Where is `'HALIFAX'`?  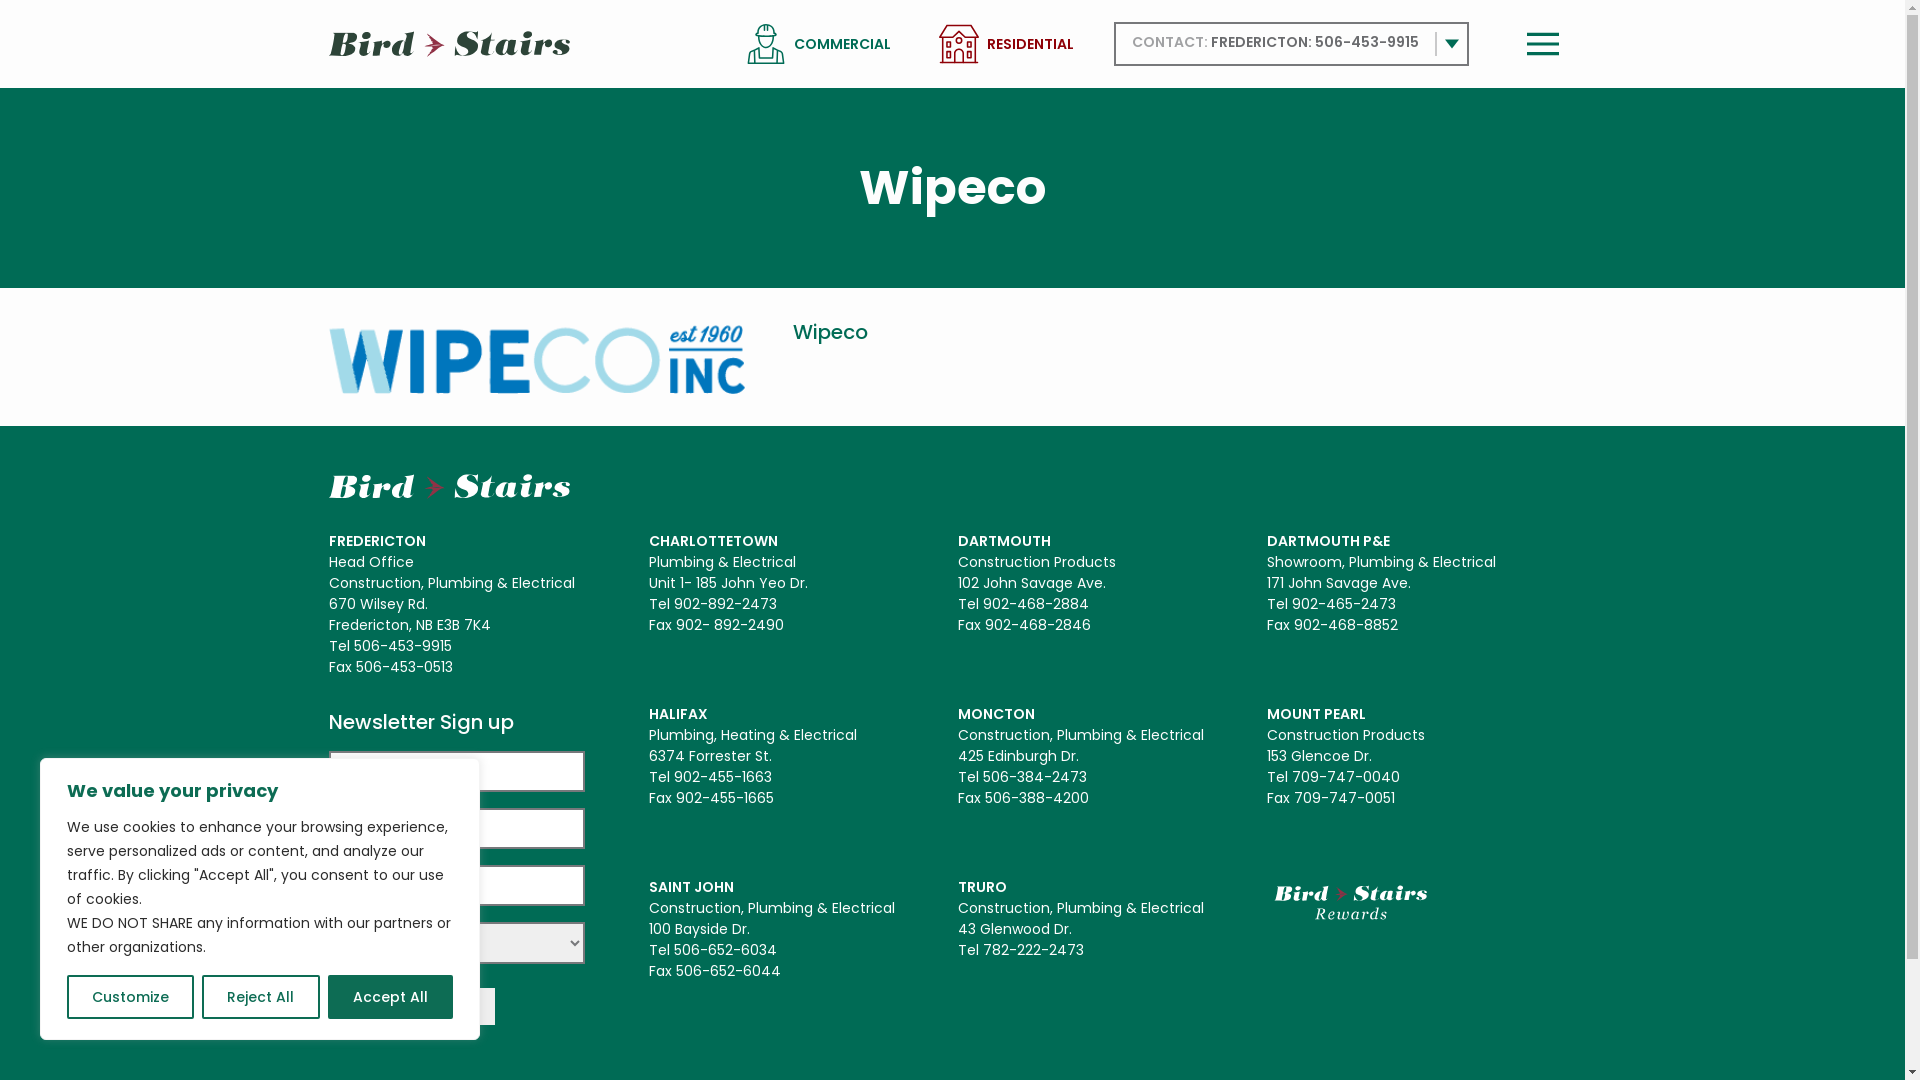 'HALIFAX' is located at coordinates (648, 712).